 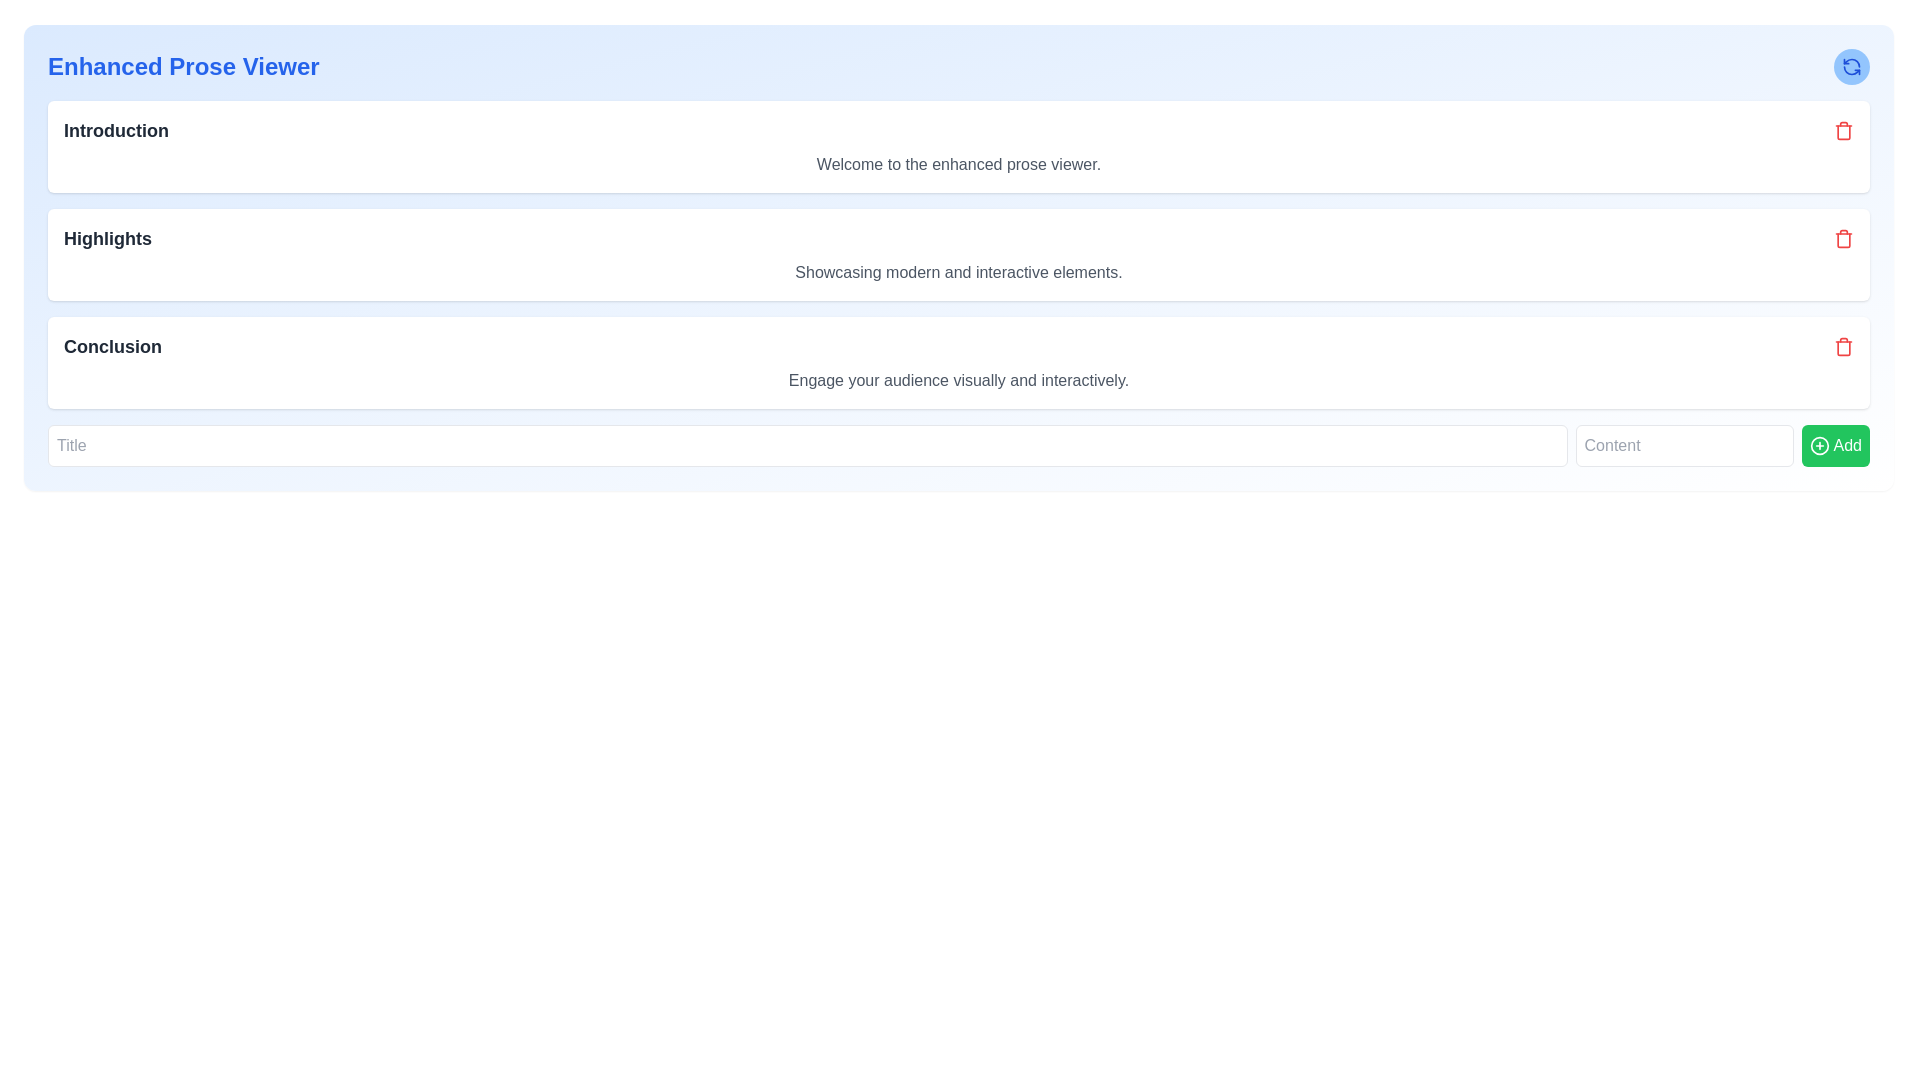 I want to click on the text label 'Introduction', which is bold, dark gray, and larger than nearby elements, located at the top of the content list, so click(x=115, y=131).